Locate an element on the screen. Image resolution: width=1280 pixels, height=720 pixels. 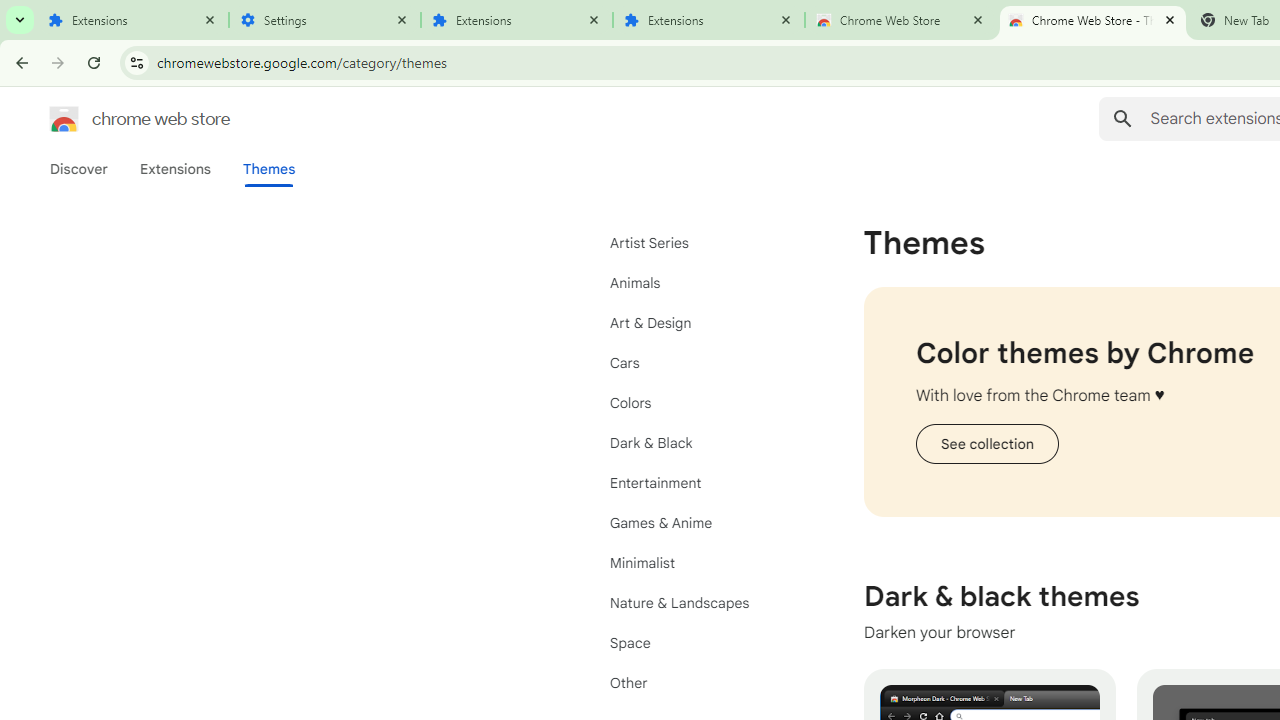
'Dark & Black' is located at coordinates (700, 442).